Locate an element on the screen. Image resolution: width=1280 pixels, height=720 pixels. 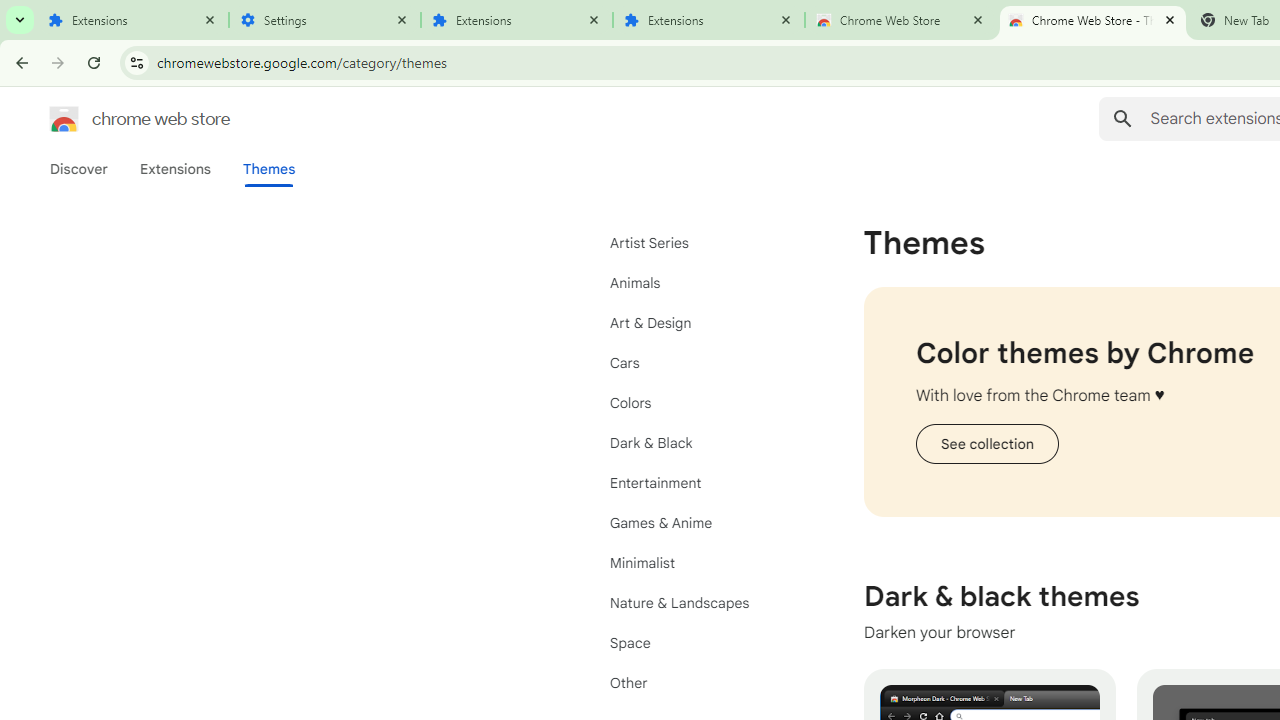
'Dark & Black' is located at coordinates (700, 442).